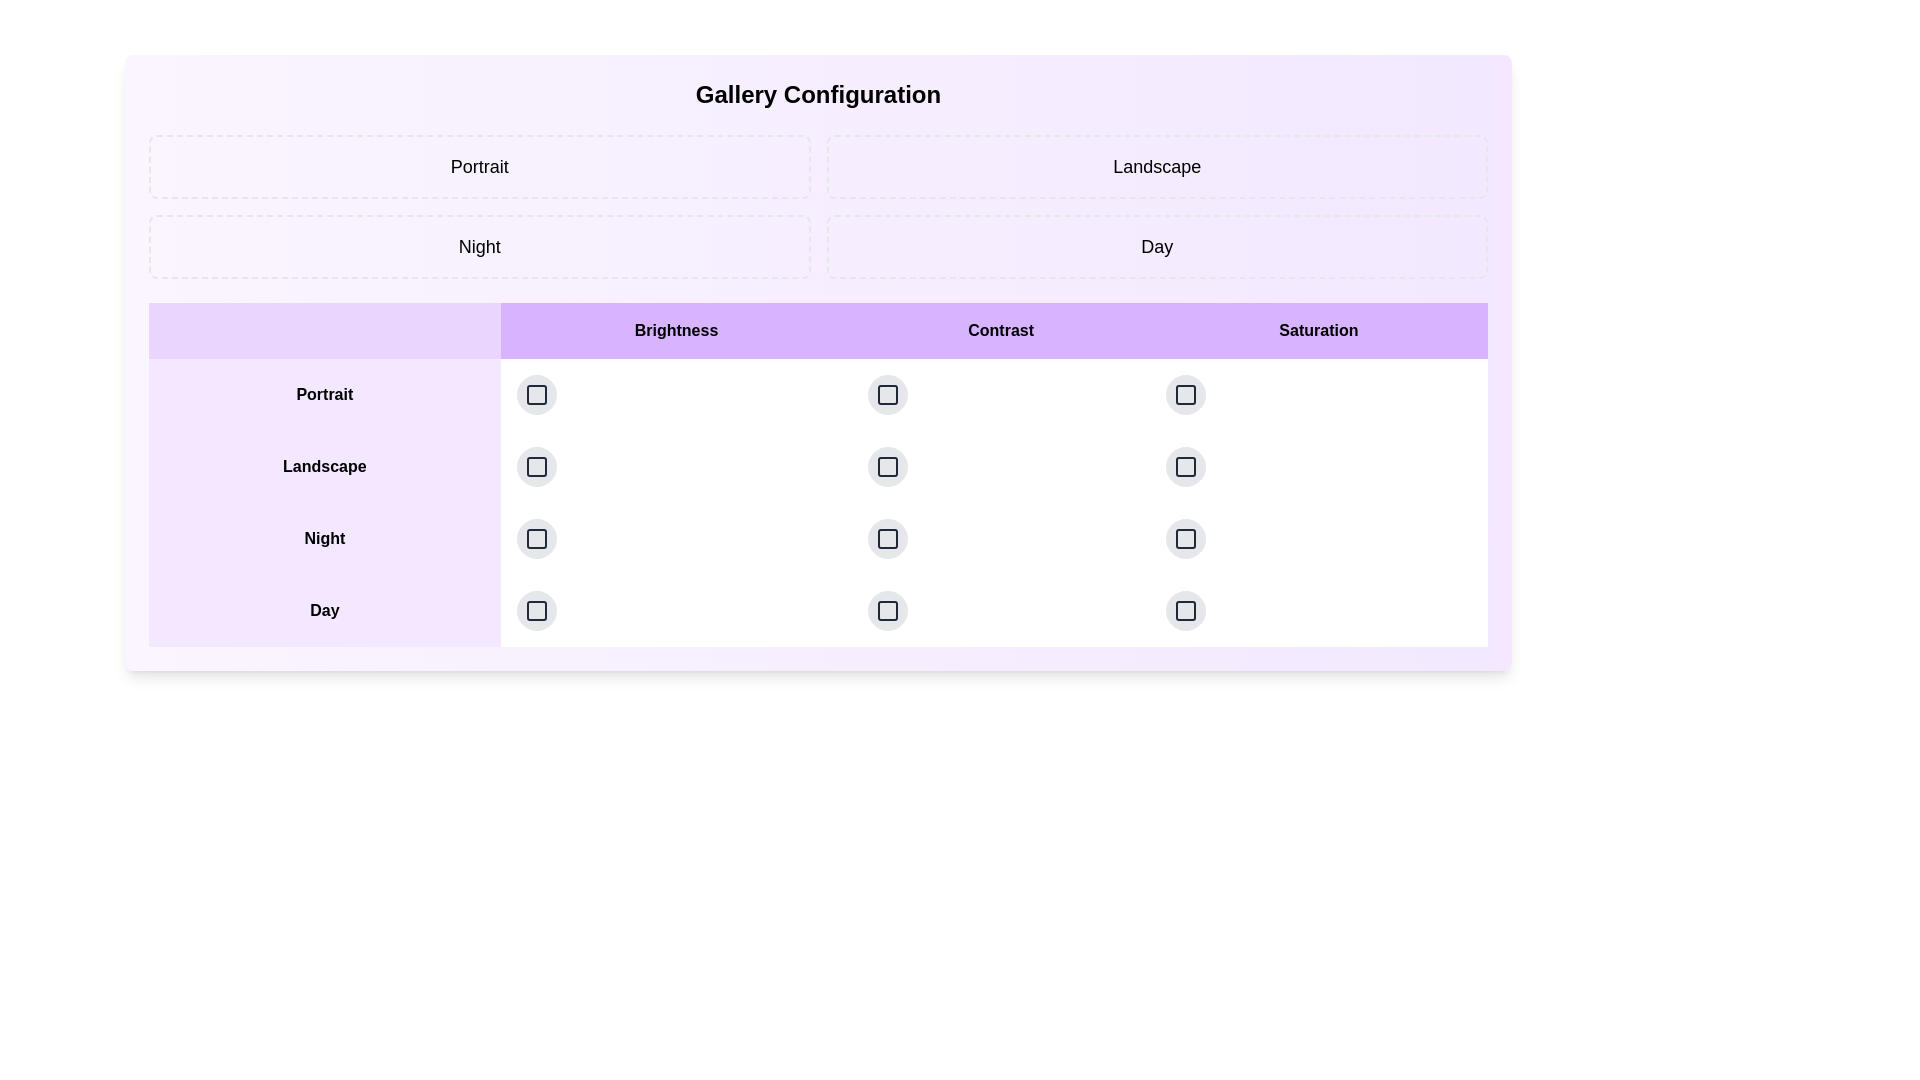 Image resolution: width=1920 pixels, height=1080 pixels. Describe the element at coordinates (887, 394) in the screenshot. I see `the Checkbox in the first row under the 'Contrast' column` at that location.